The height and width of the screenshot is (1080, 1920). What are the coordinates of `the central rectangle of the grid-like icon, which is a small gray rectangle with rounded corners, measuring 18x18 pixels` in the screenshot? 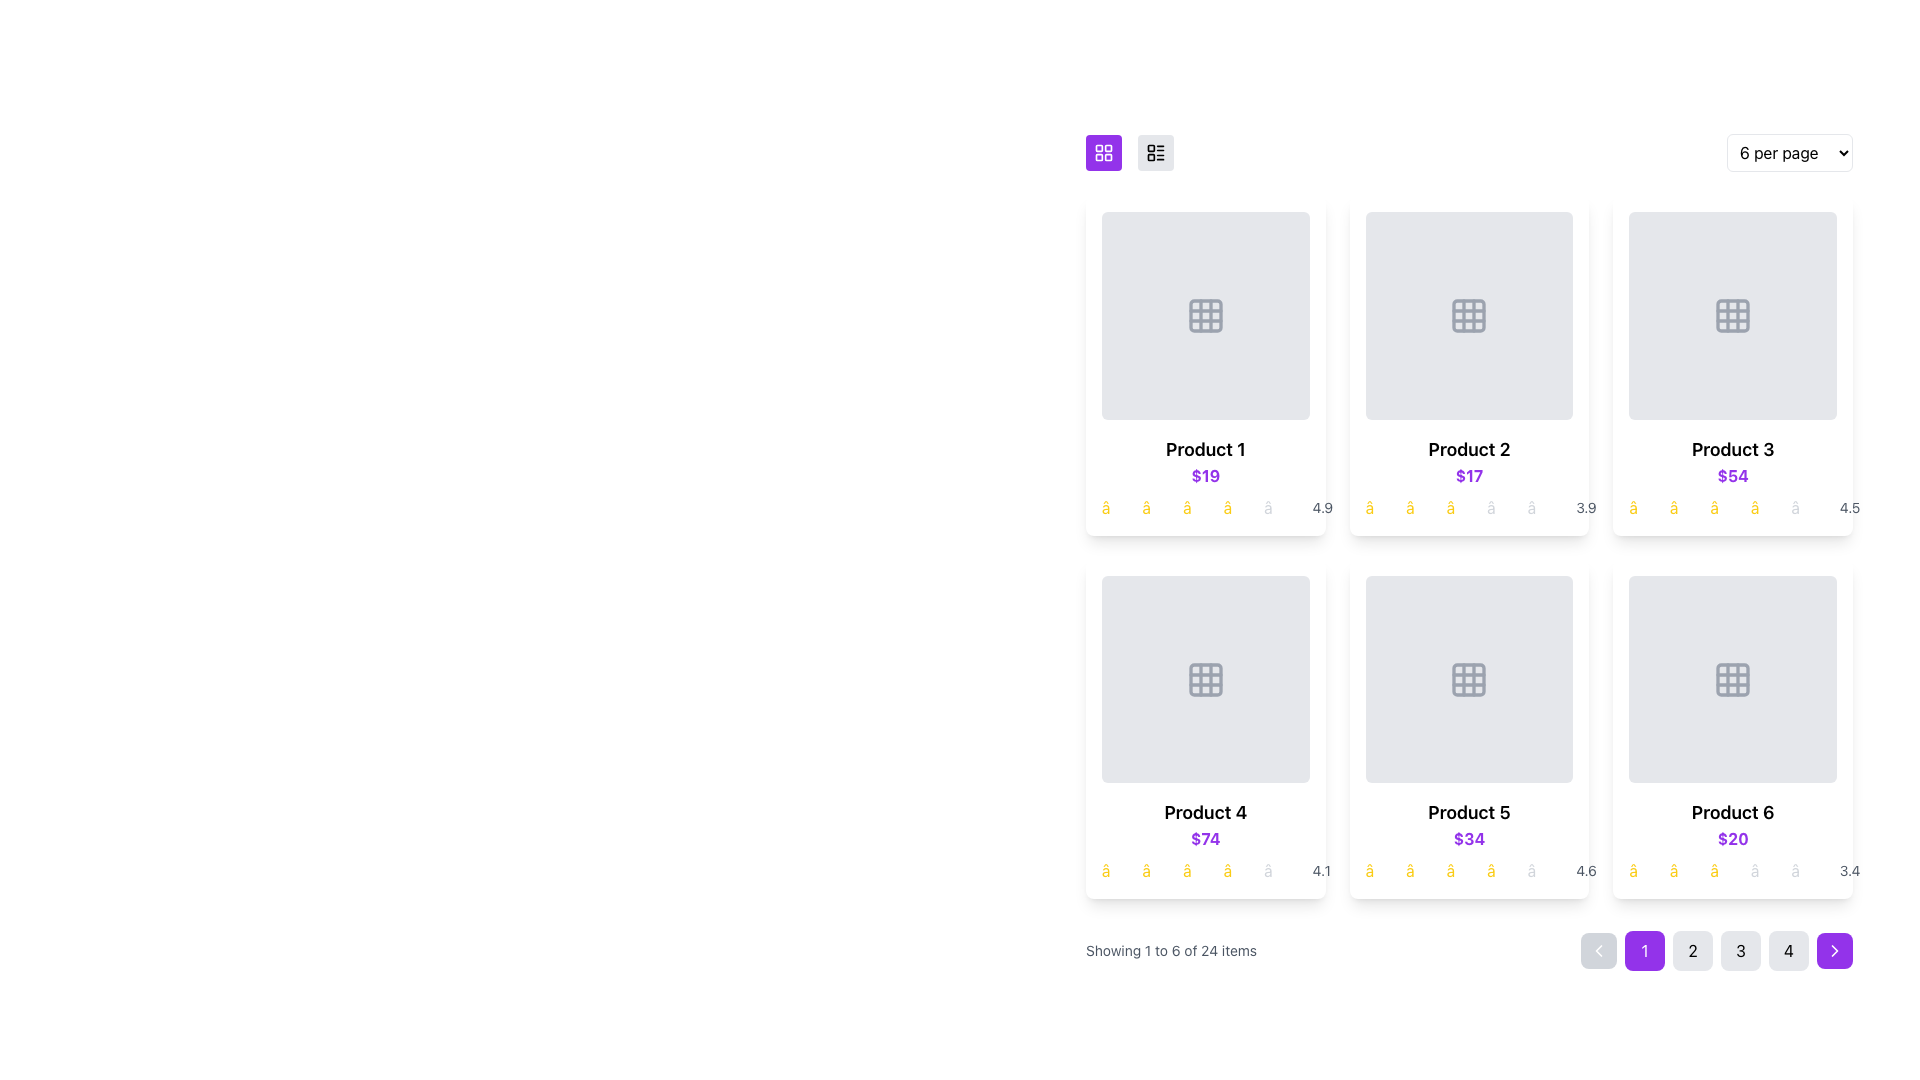 It's located at (1204, 315).